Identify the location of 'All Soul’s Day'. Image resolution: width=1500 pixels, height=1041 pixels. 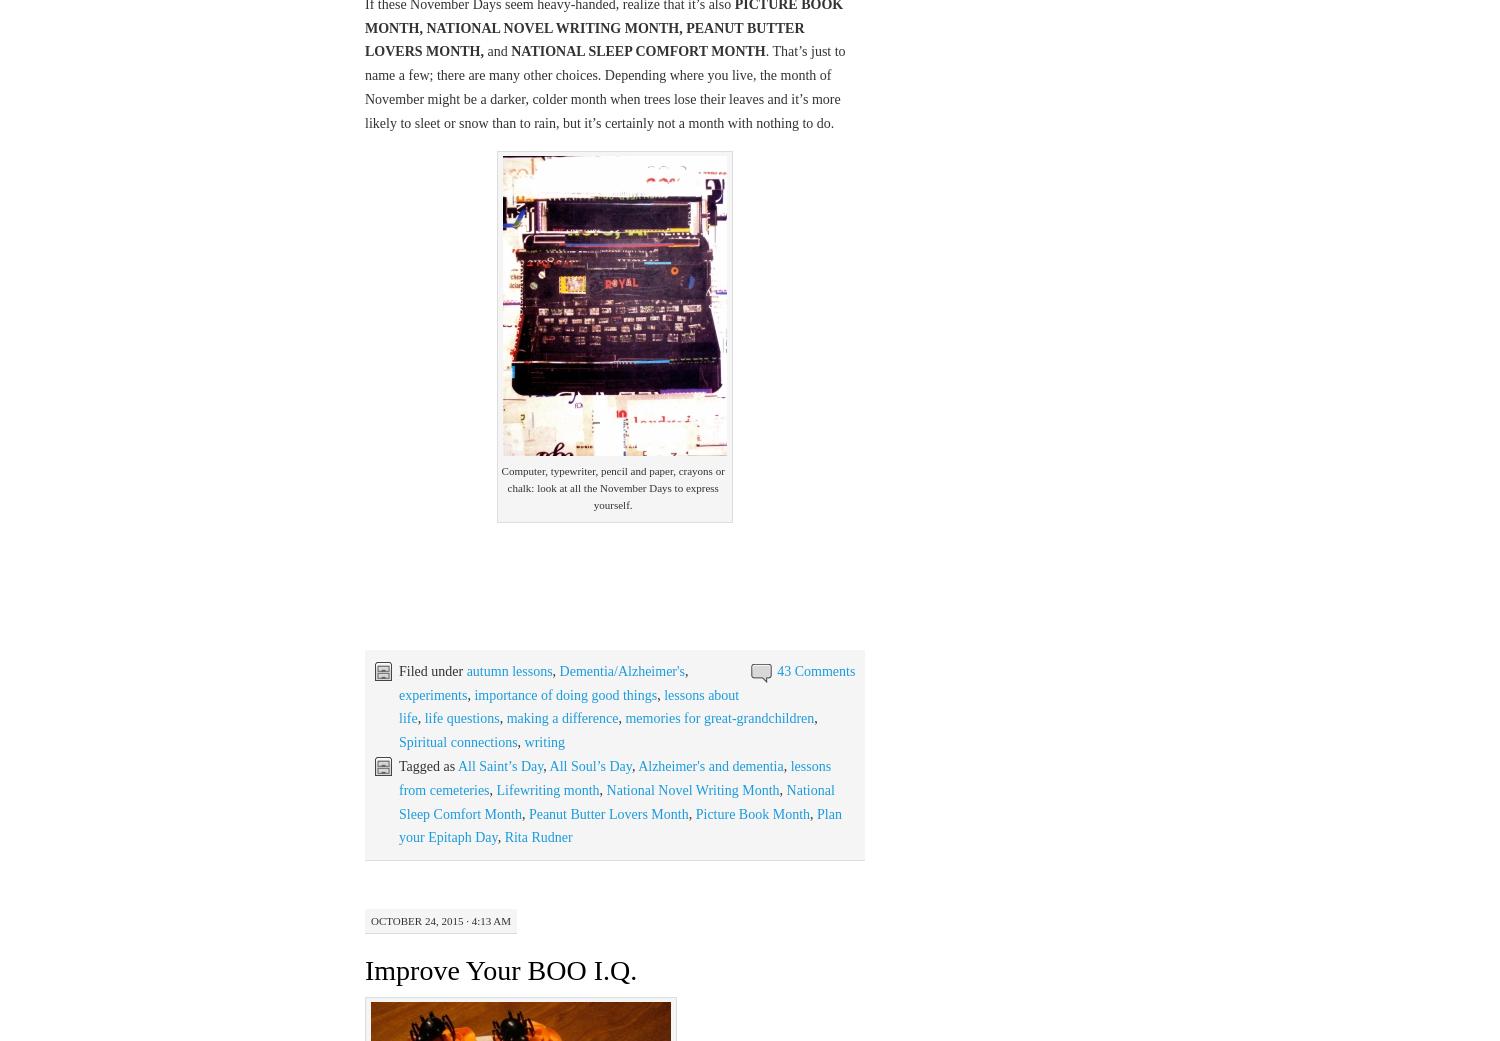
(588, 766).